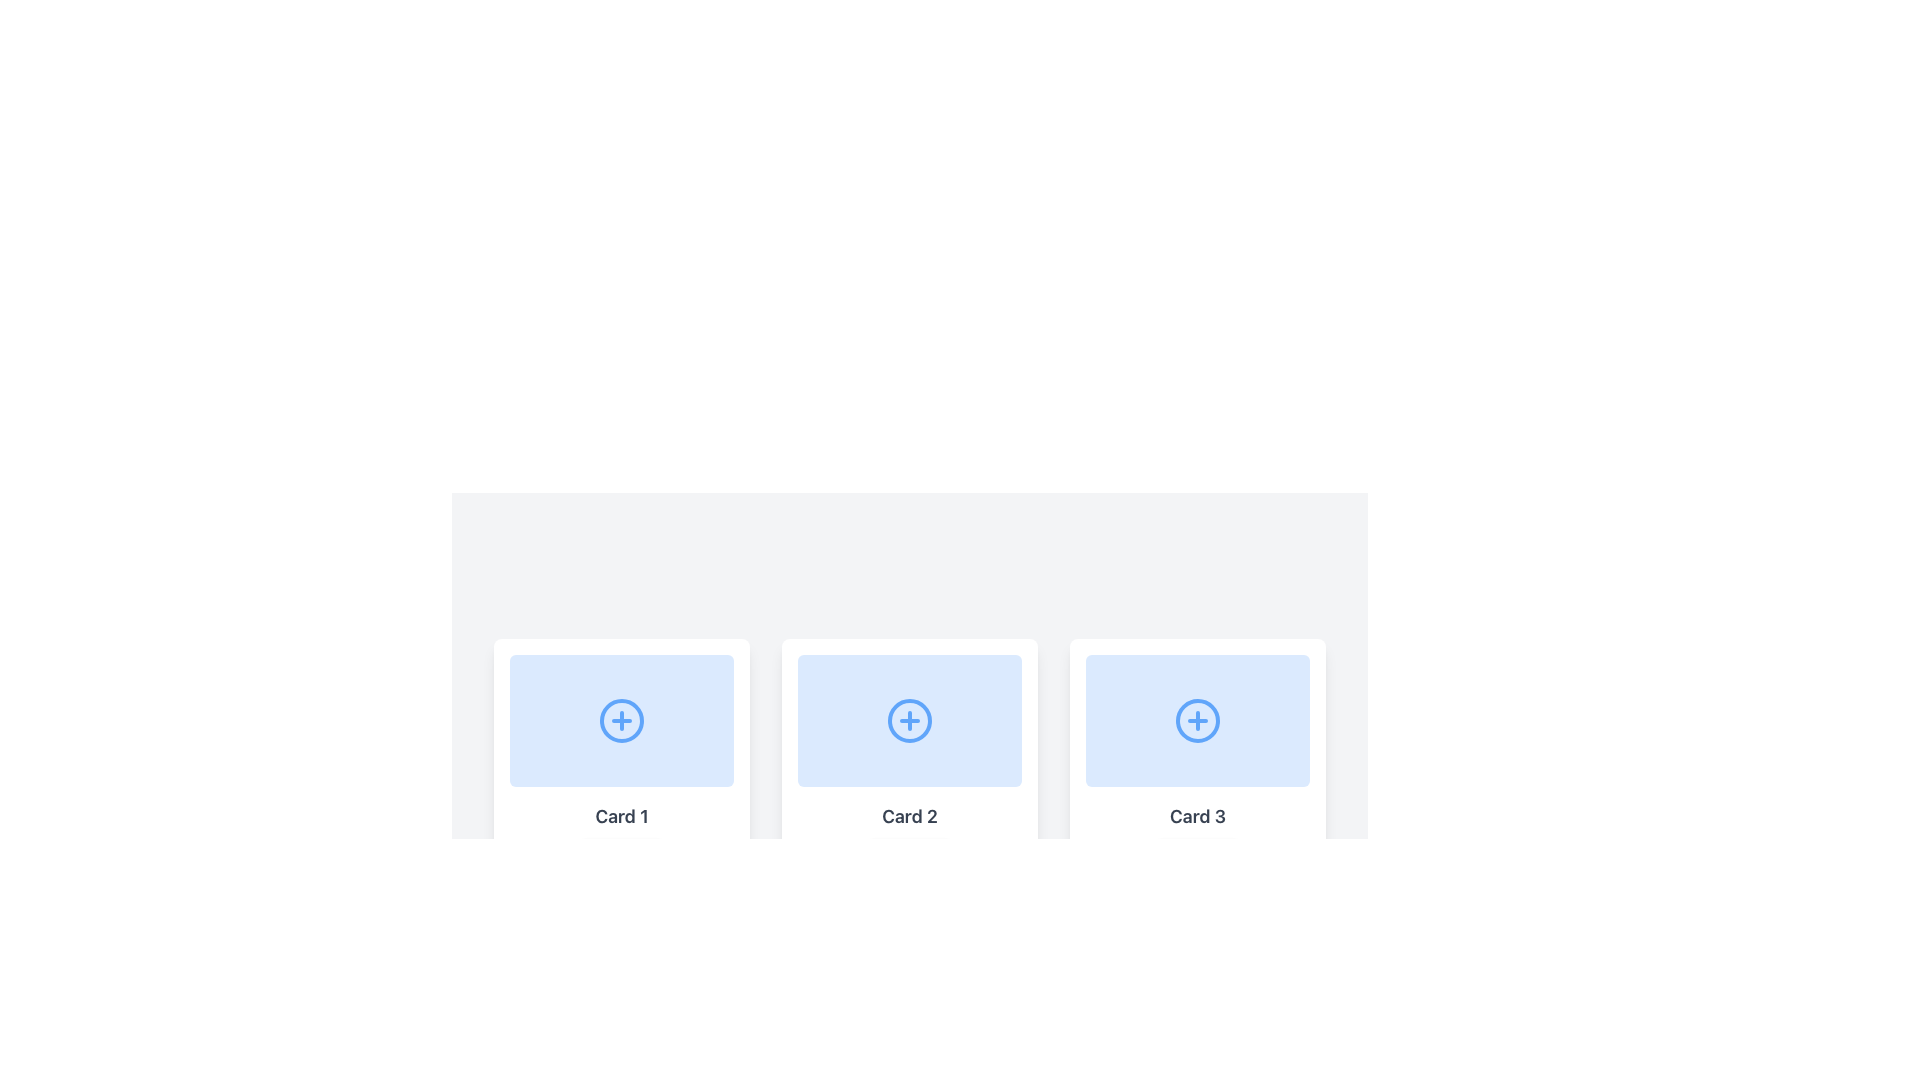 The image size is (1920, 1080). What do you see at coordinates (621, 766) in the screenshot?
I see `the first card in the top row of the grid layout for keyboard interaction` at bounding box center [621, 766].